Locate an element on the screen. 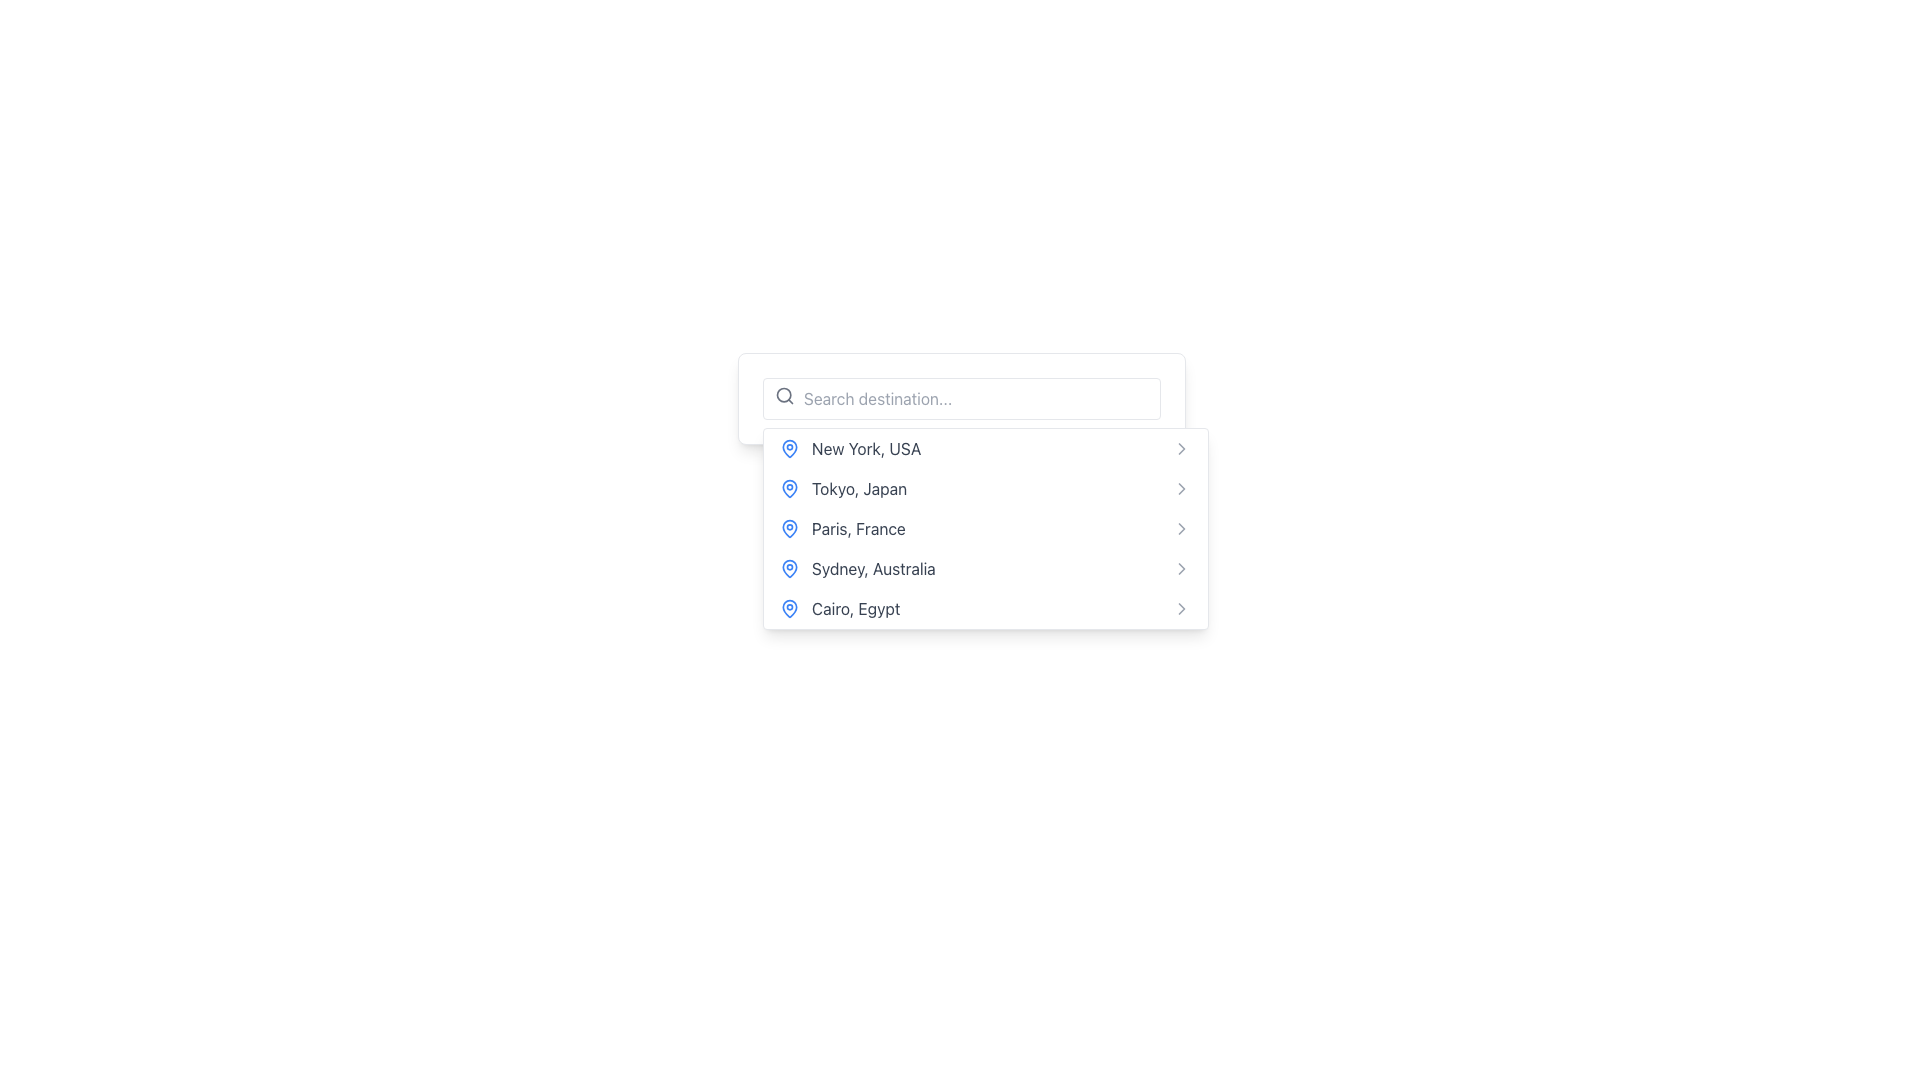  the rightward-facing chevron arrow icon located to the far right of the 'Paris, France' list item, which is uniquely identifiable as it appears exclusively in this context is located at coordinates (1181, 527).